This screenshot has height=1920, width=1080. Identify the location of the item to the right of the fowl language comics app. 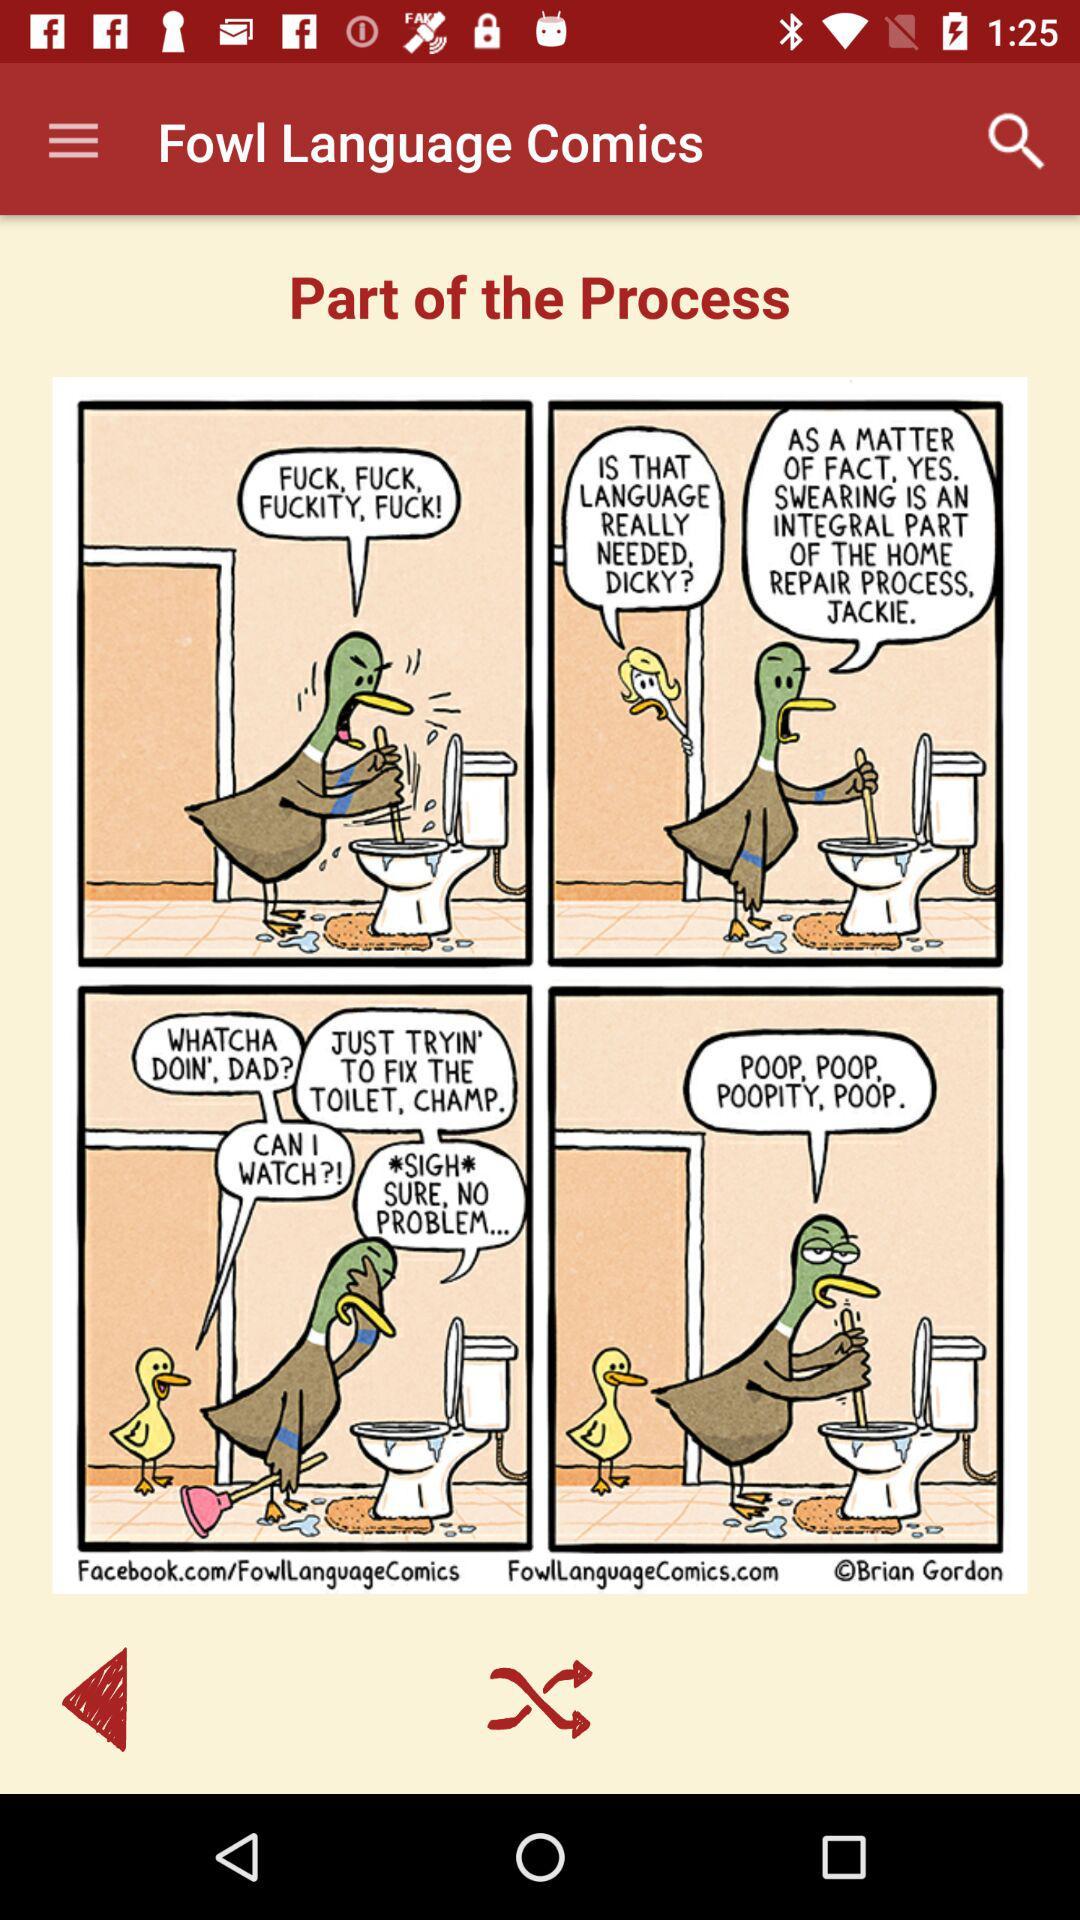
(1017, 140).